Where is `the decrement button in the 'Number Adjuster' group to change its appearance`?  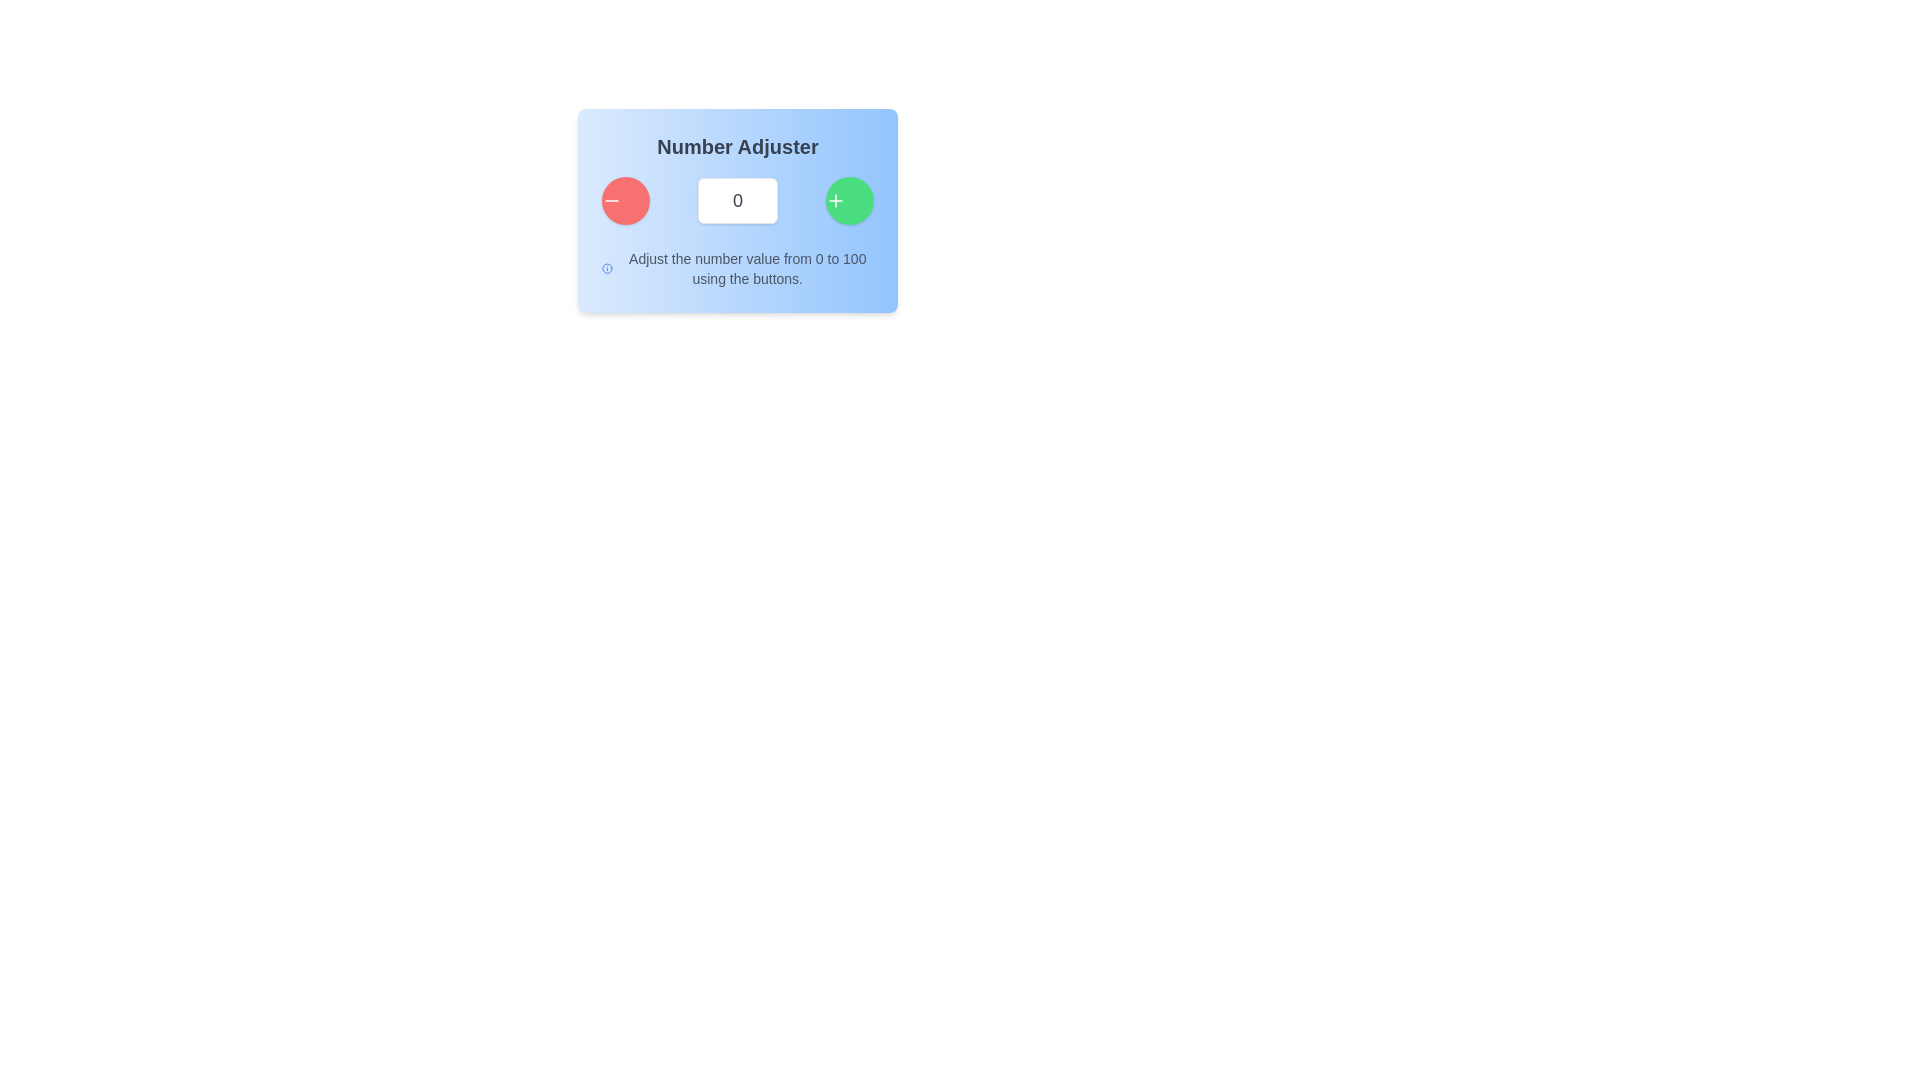
the decrement button in the 'Number Adjuster' group to change its appearance is located at coordinates (624, 200).